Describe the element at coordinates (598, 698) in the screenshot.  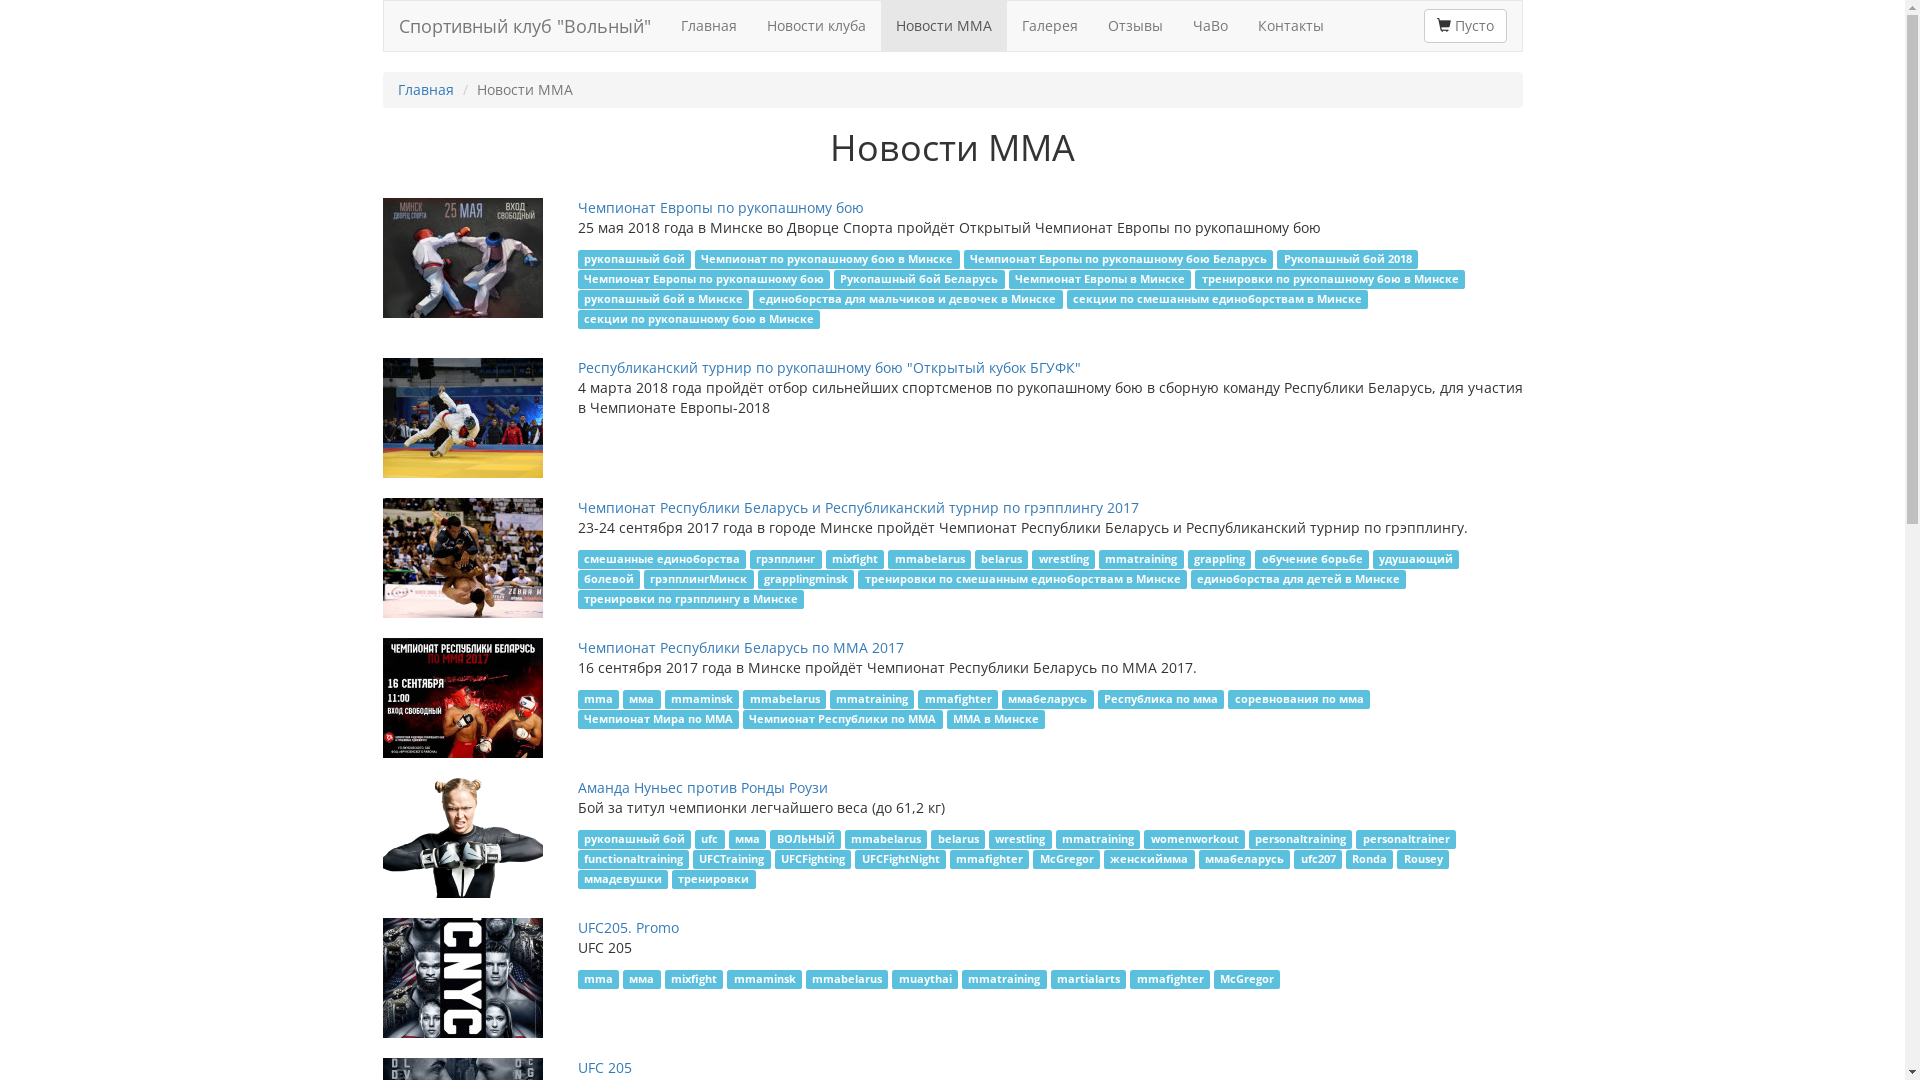
I see `'mma'` at that location.